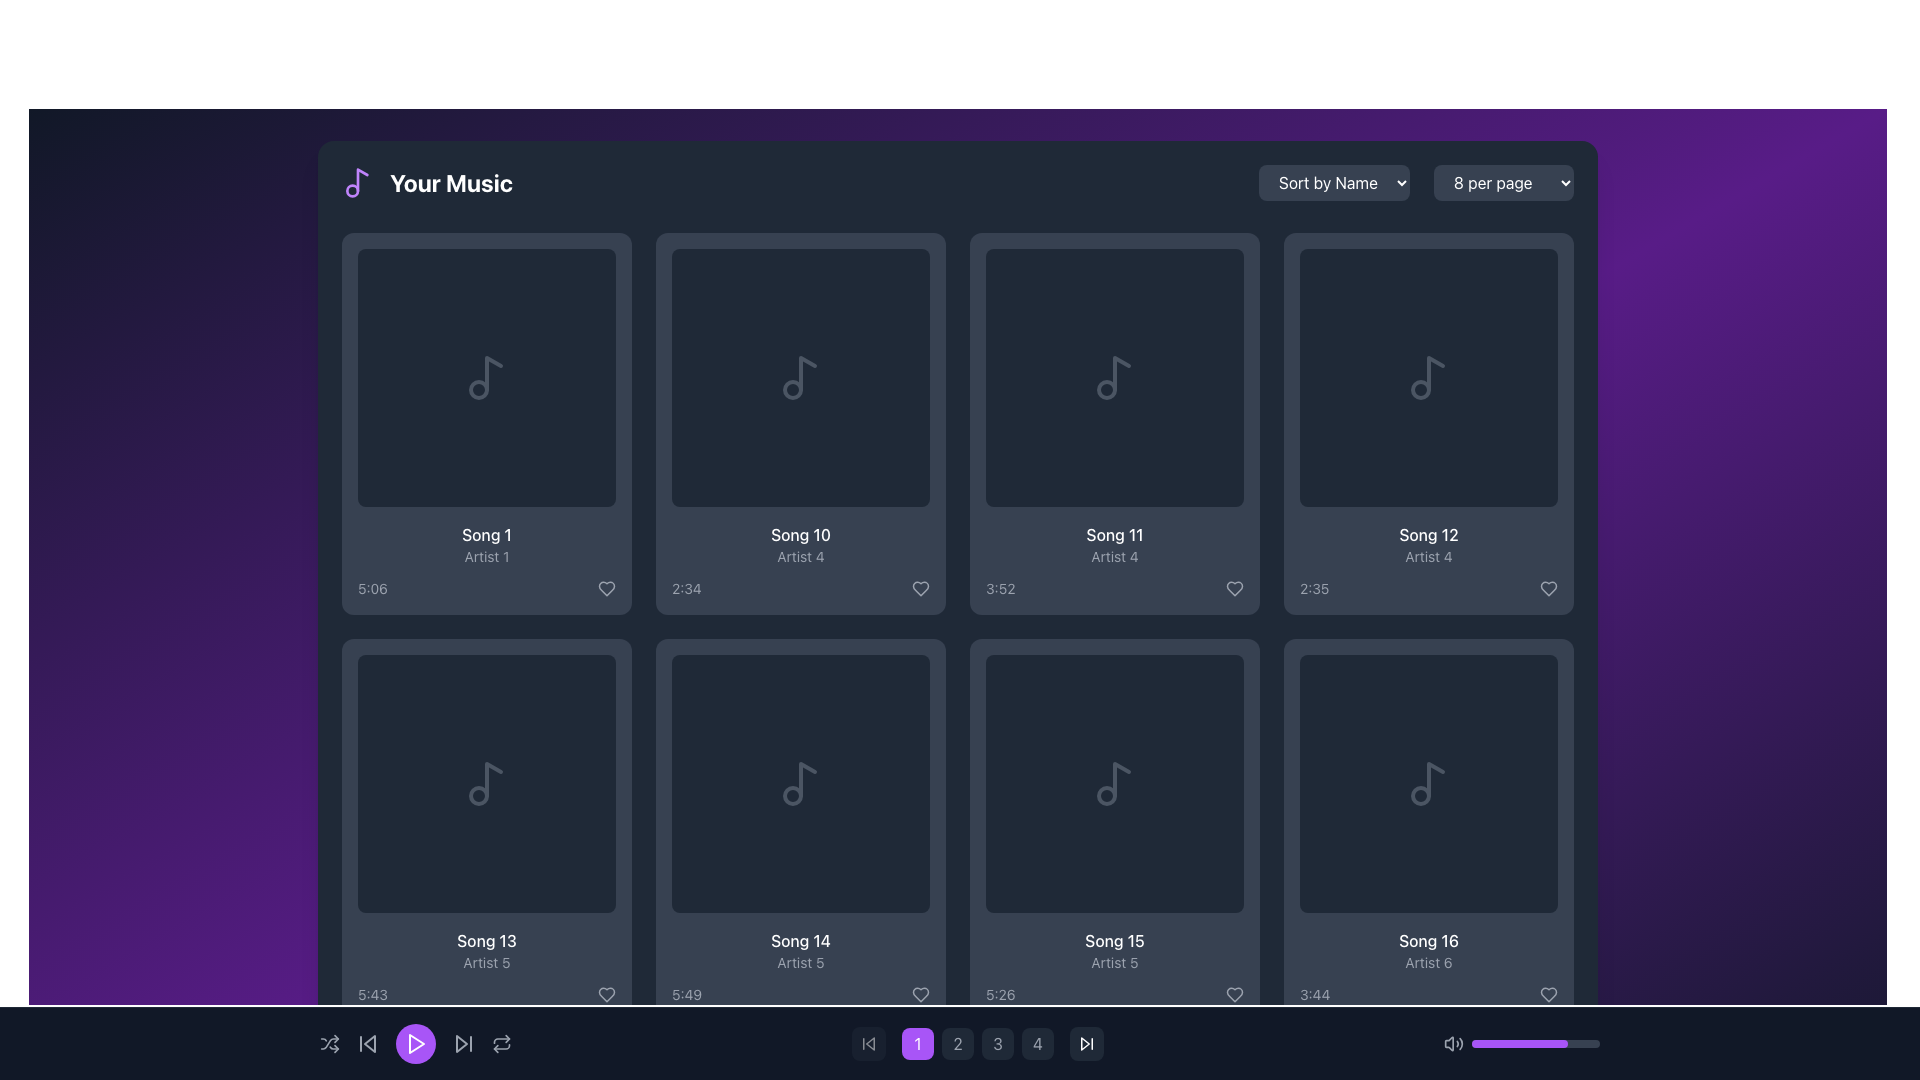 This screenshot has height=1080, width=1920. What do you see at coordinates (1548, 588) in the screenshot?
I see `the 'like' button located to the right of the text element displaying '2:35' to mark the associated song as a favorite` at bounding box center [1548, 588].